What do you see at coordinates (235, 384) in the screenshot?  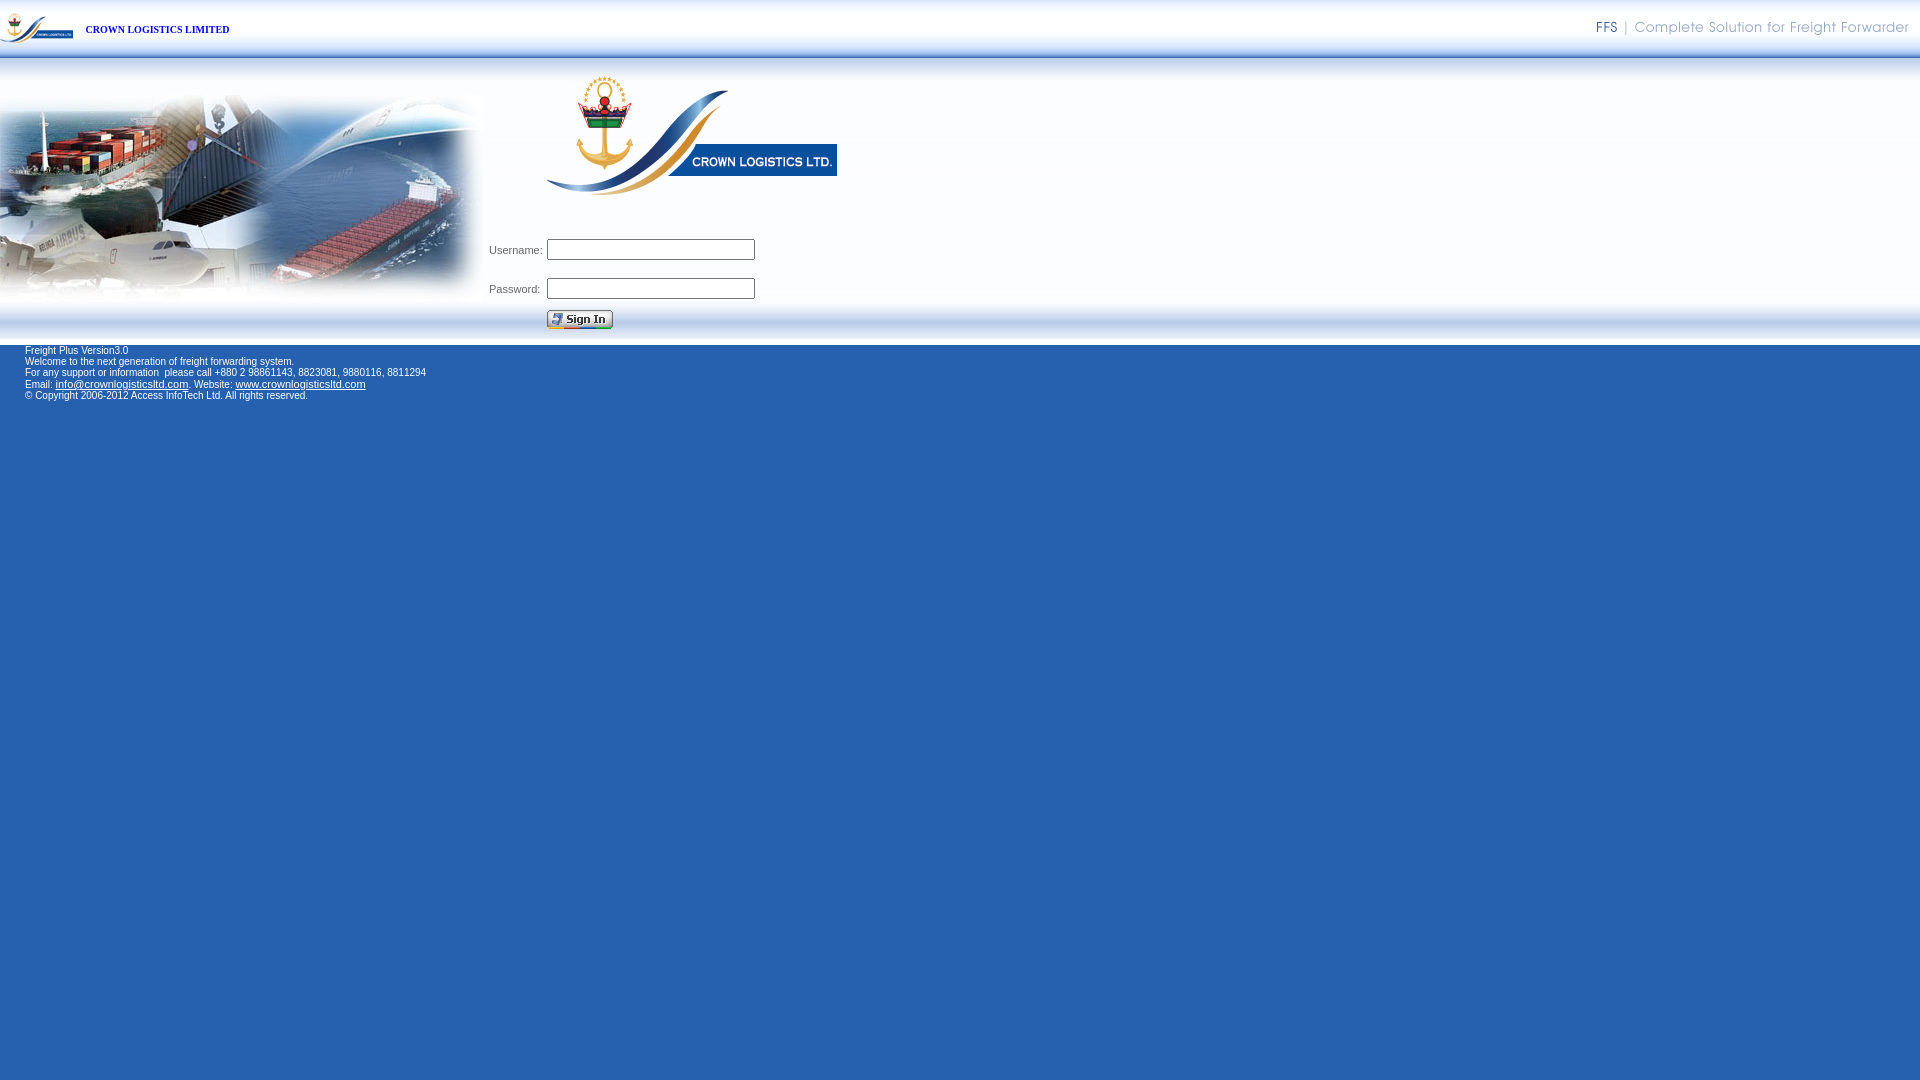 I see `'www.crownlogisticsltd.com'` at bounding box center [235, 384].